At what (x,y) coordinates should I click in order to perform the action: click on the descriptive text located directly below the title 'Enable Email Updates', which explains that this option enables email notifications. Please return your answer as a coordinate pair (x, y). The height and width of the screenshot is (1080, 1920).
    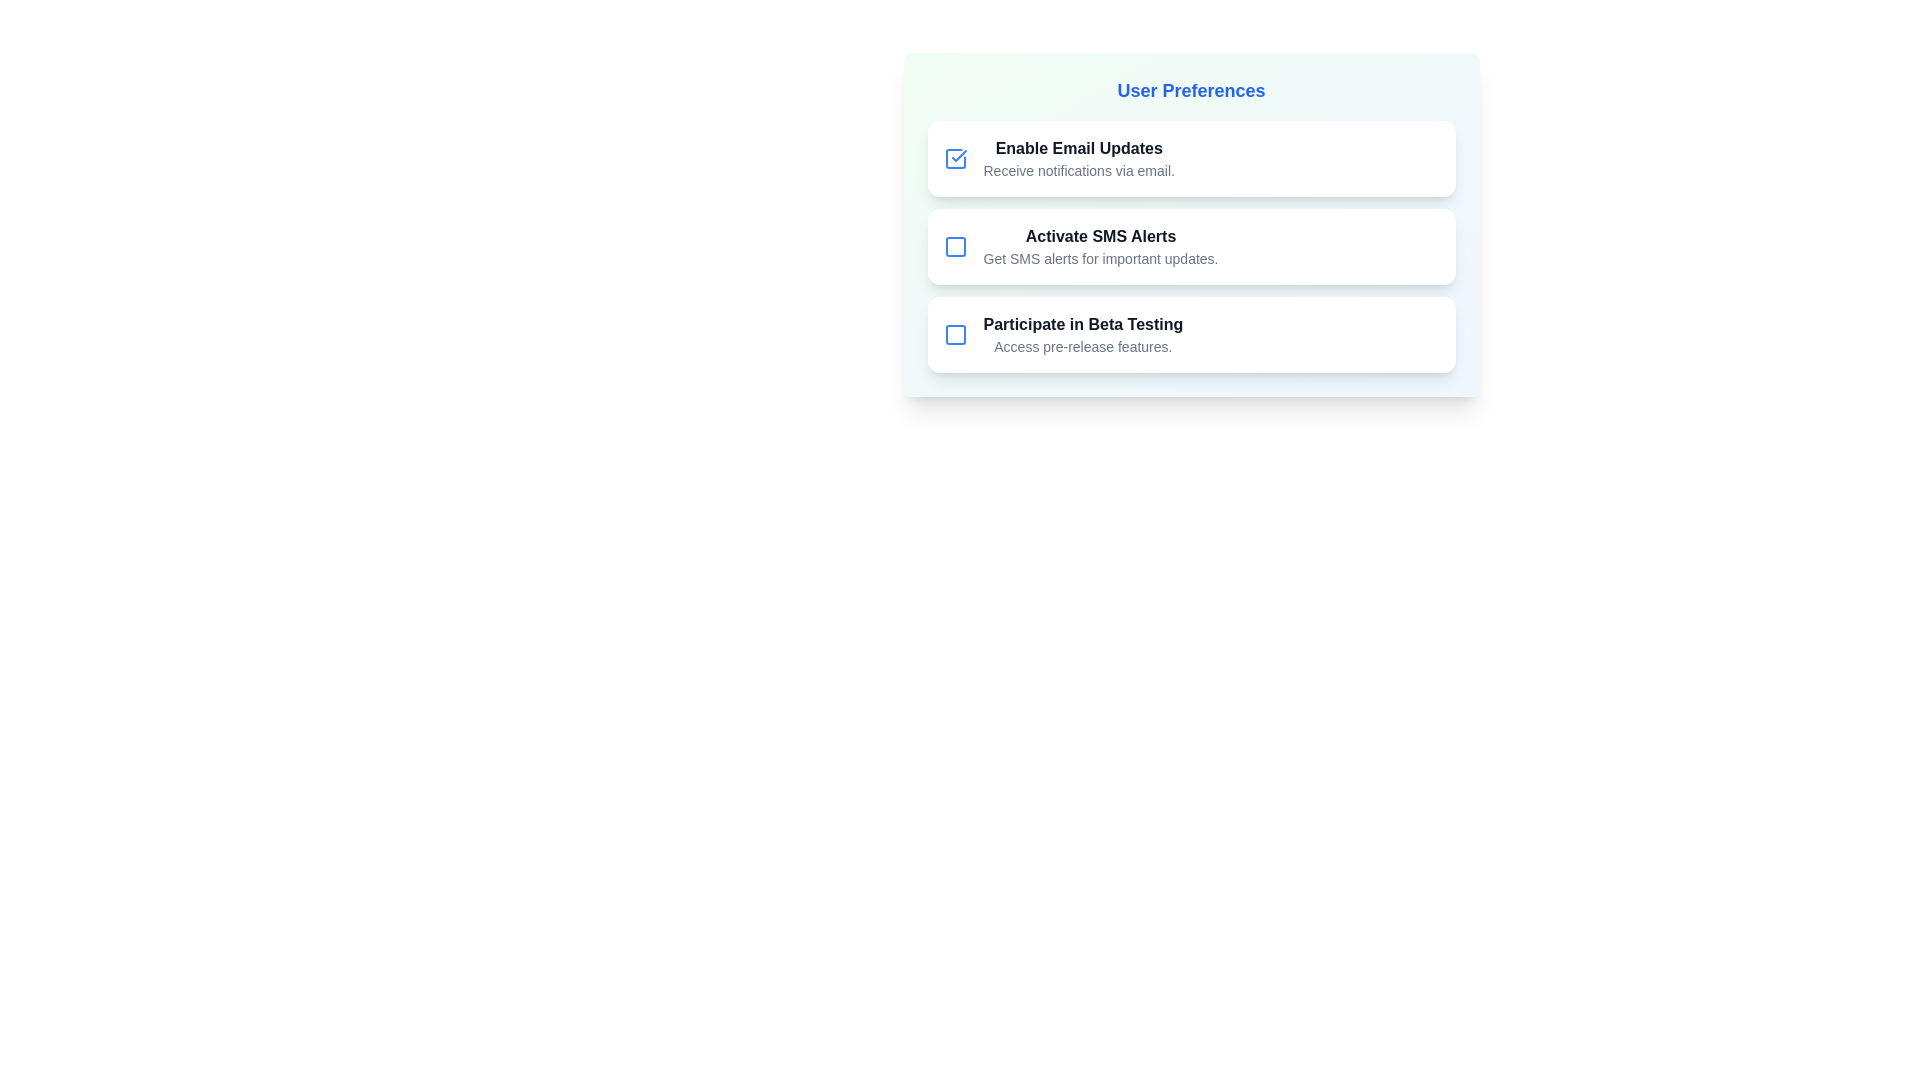
    Looking at the image, I should click on (1078, 169).